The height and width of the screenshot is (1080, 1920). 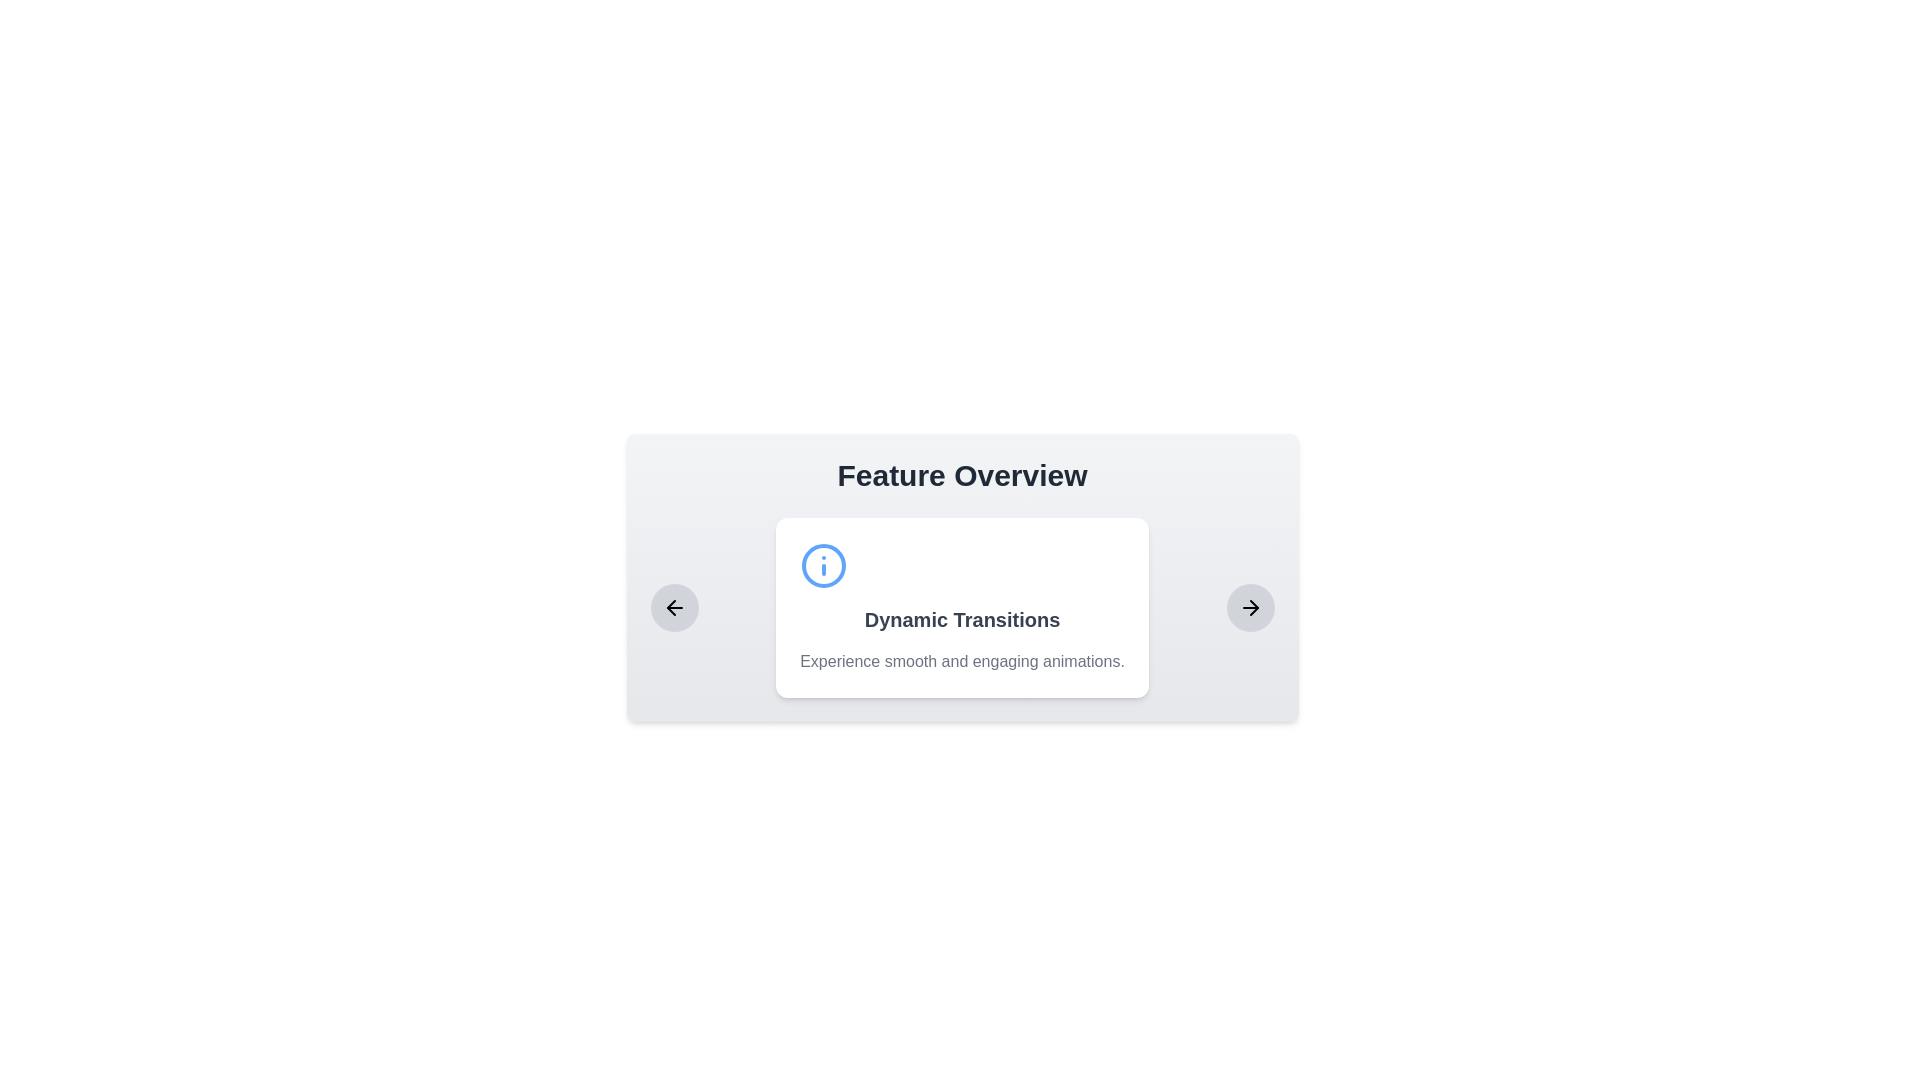 What do you see at coordinates (671, 607) in the screenshot?
I see `the backward navigation icon located within the left-hand navigation area of the 'Feature Overview' card-like structure` at bounding box center [671, 607].